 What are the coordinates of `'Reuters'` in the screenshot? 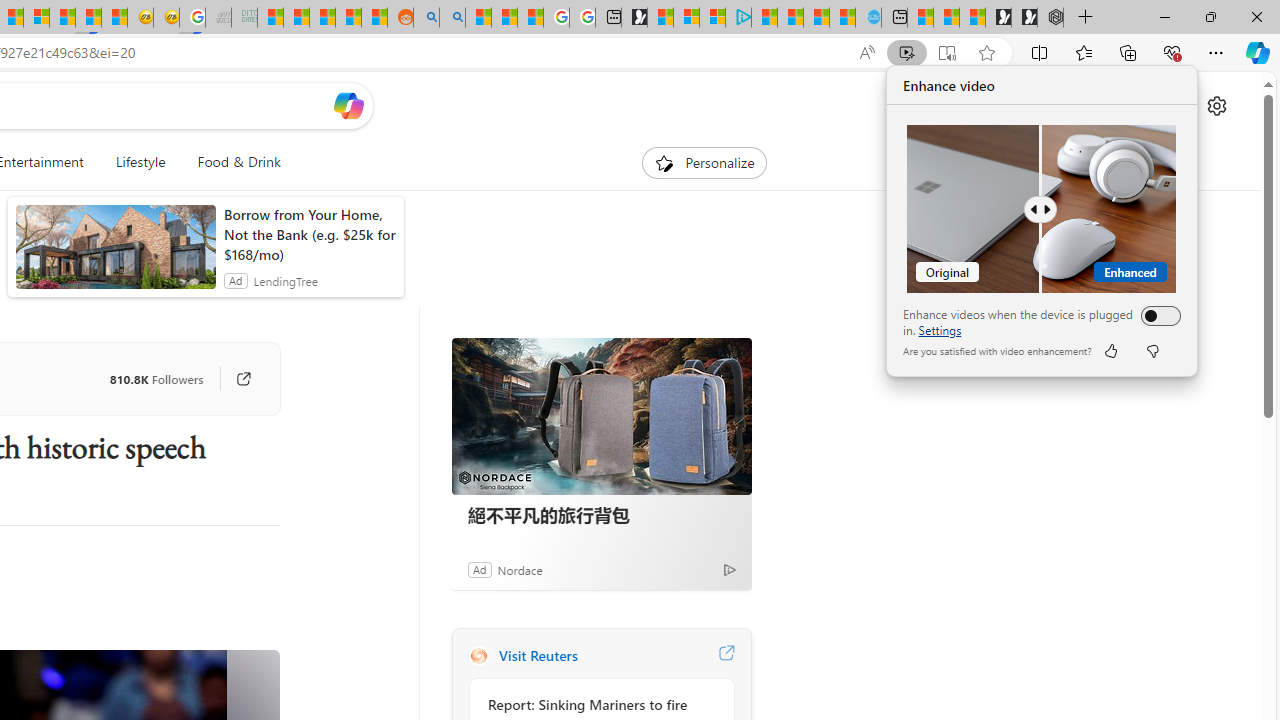 It's located at (477, 655).